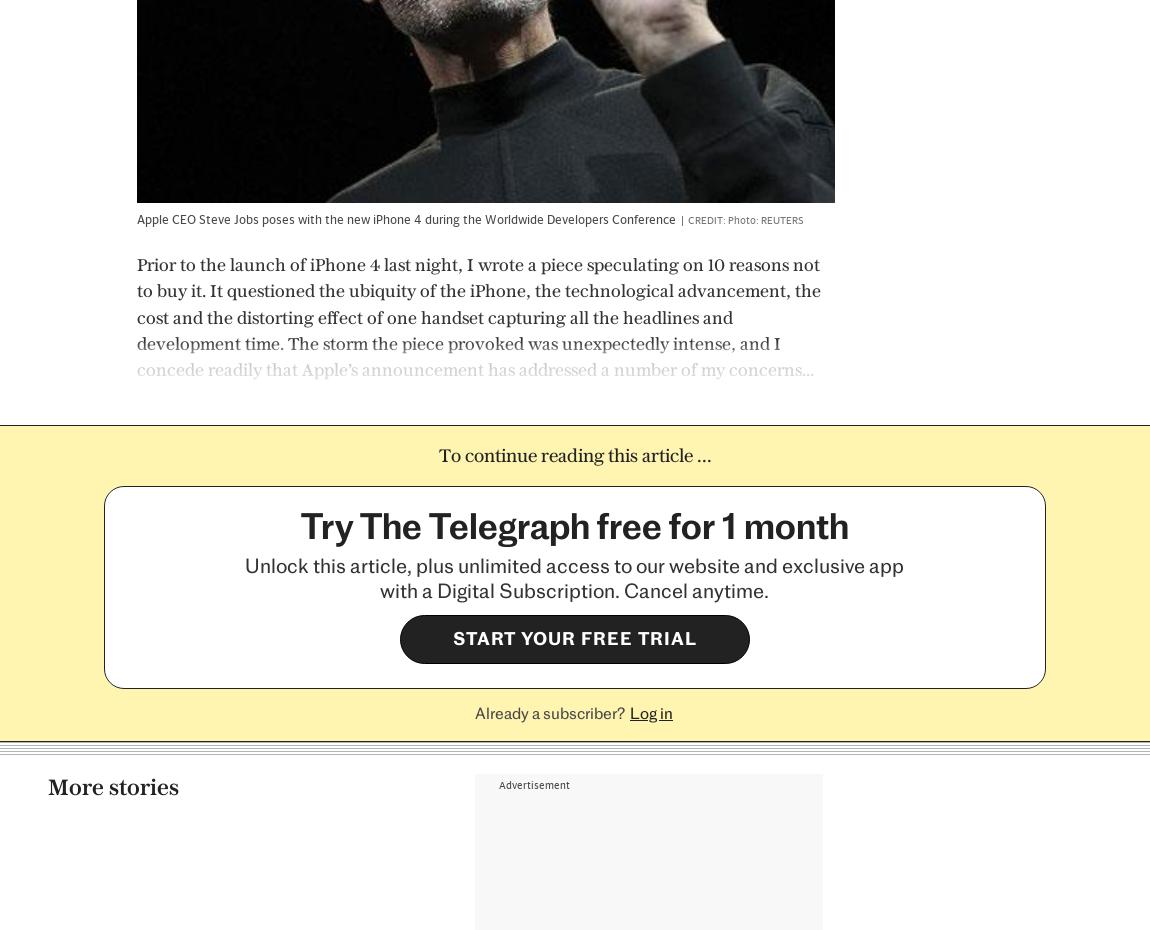 This screenshot has height=930, width=1150. I want to click on 'Branded Content', so click(379, 892).